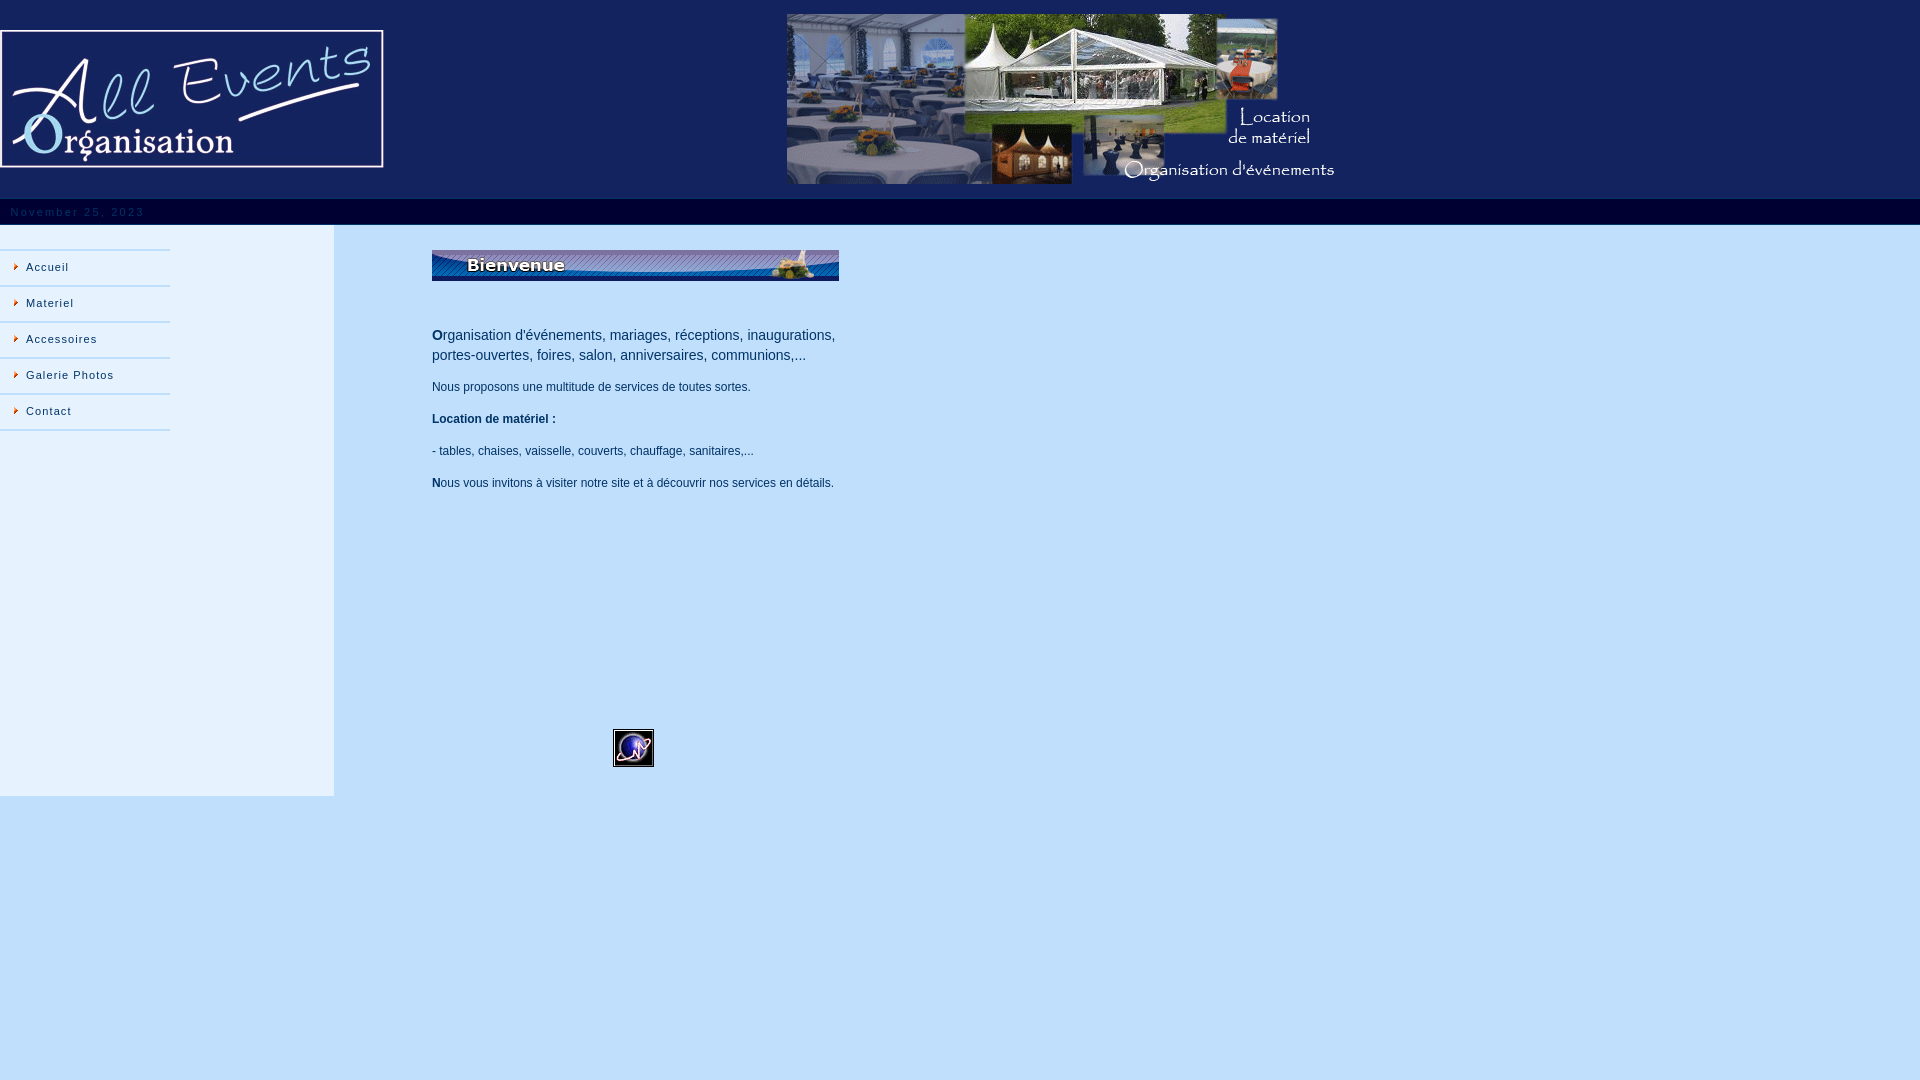  What do you see at coordinates (84, 375) in the screenshot?
I see `'Galerie Photos'` at bounding box center [84, 375].